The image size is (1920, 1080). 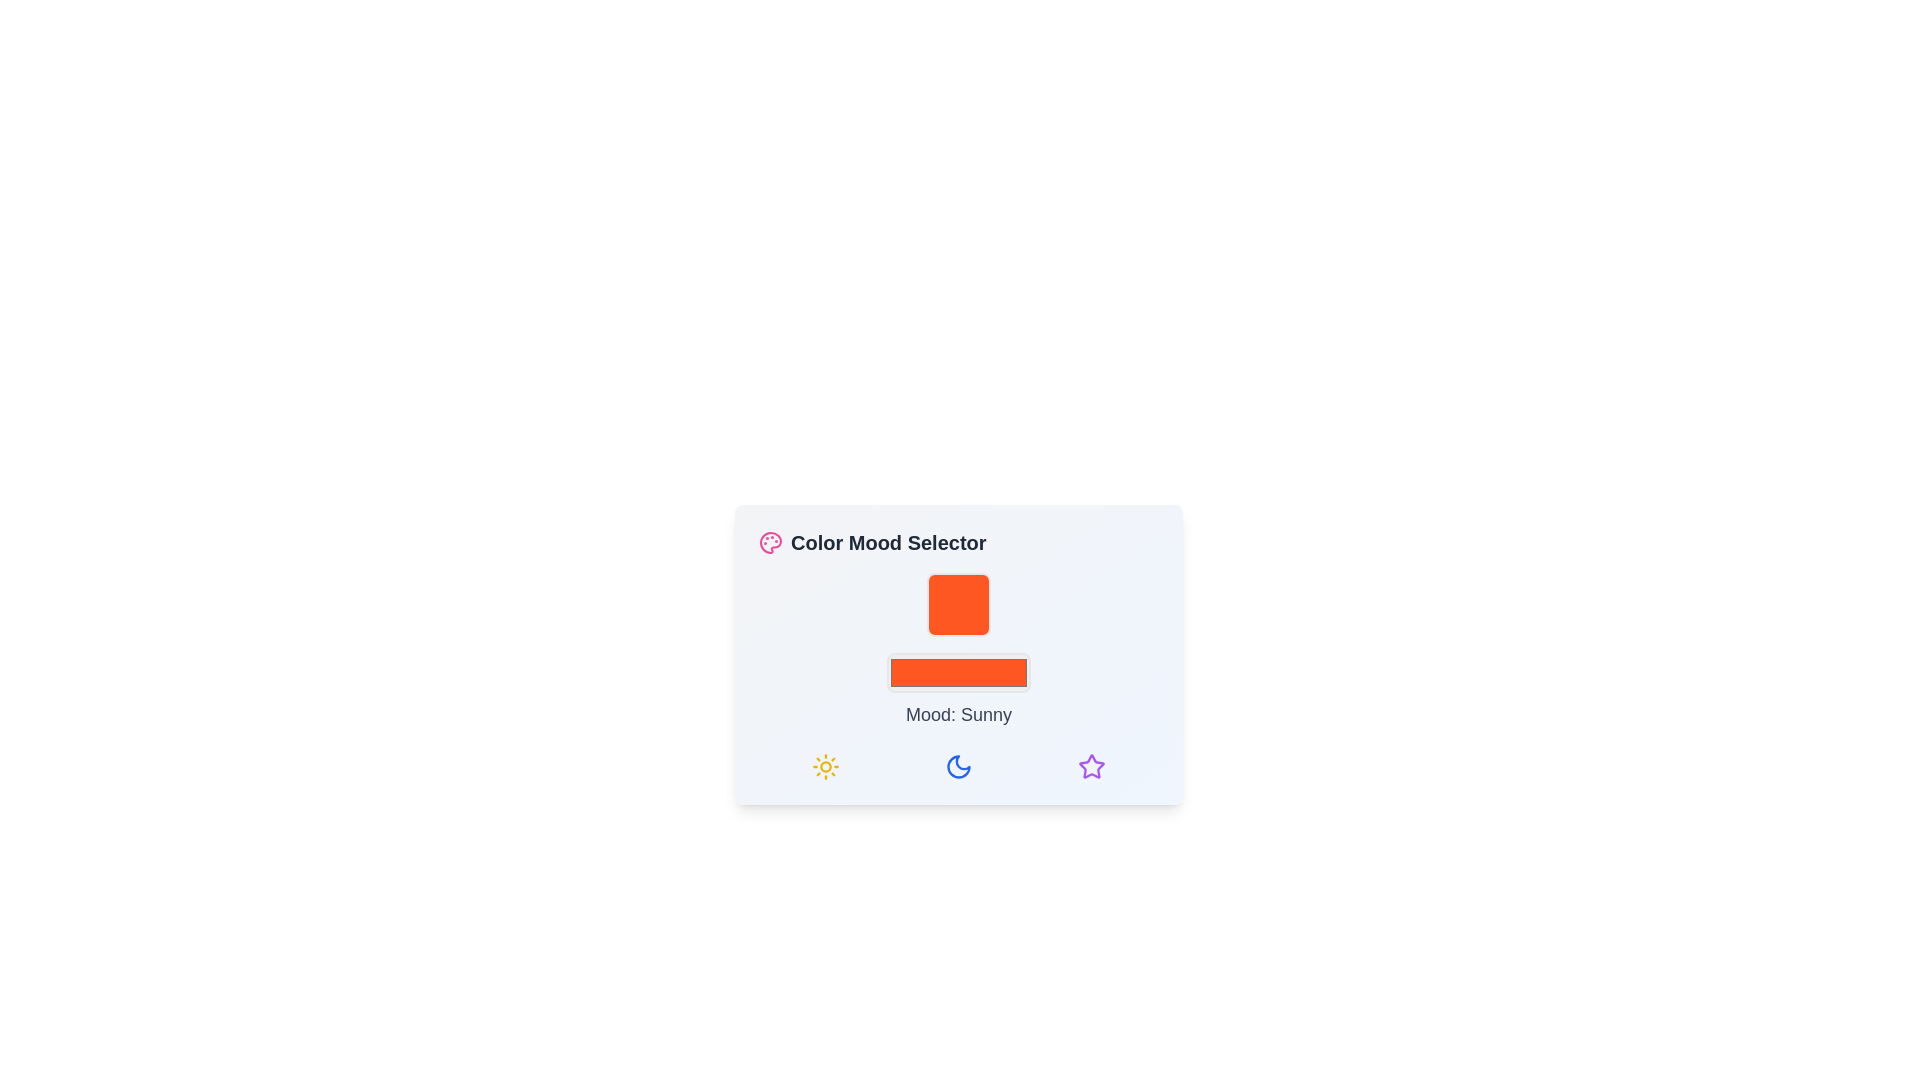 I want to click on the circular center of the sun icon located at the bottom-left corner of the interface, so click(x=825, y=766).